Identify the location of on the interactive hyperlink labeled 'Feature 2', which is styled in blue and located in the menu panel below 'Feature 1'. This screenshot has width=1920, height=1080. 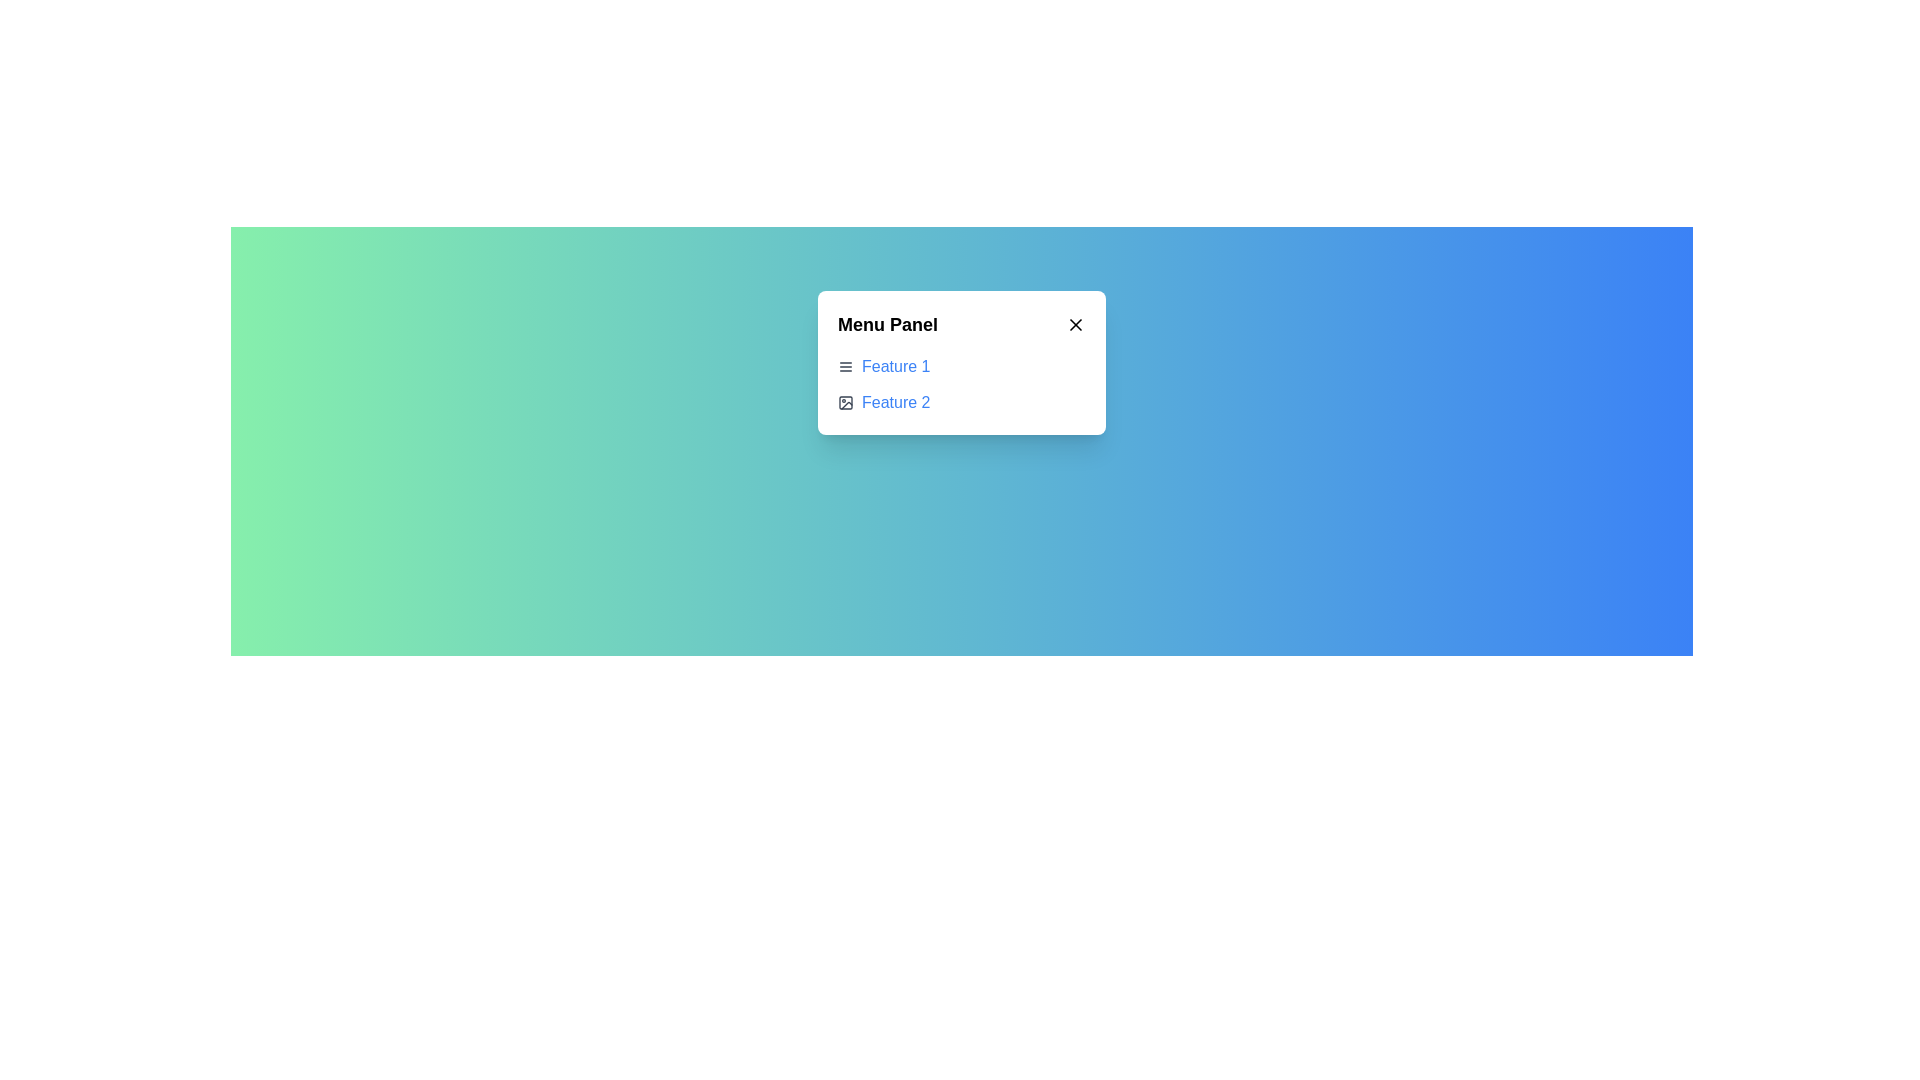
(895, 402).